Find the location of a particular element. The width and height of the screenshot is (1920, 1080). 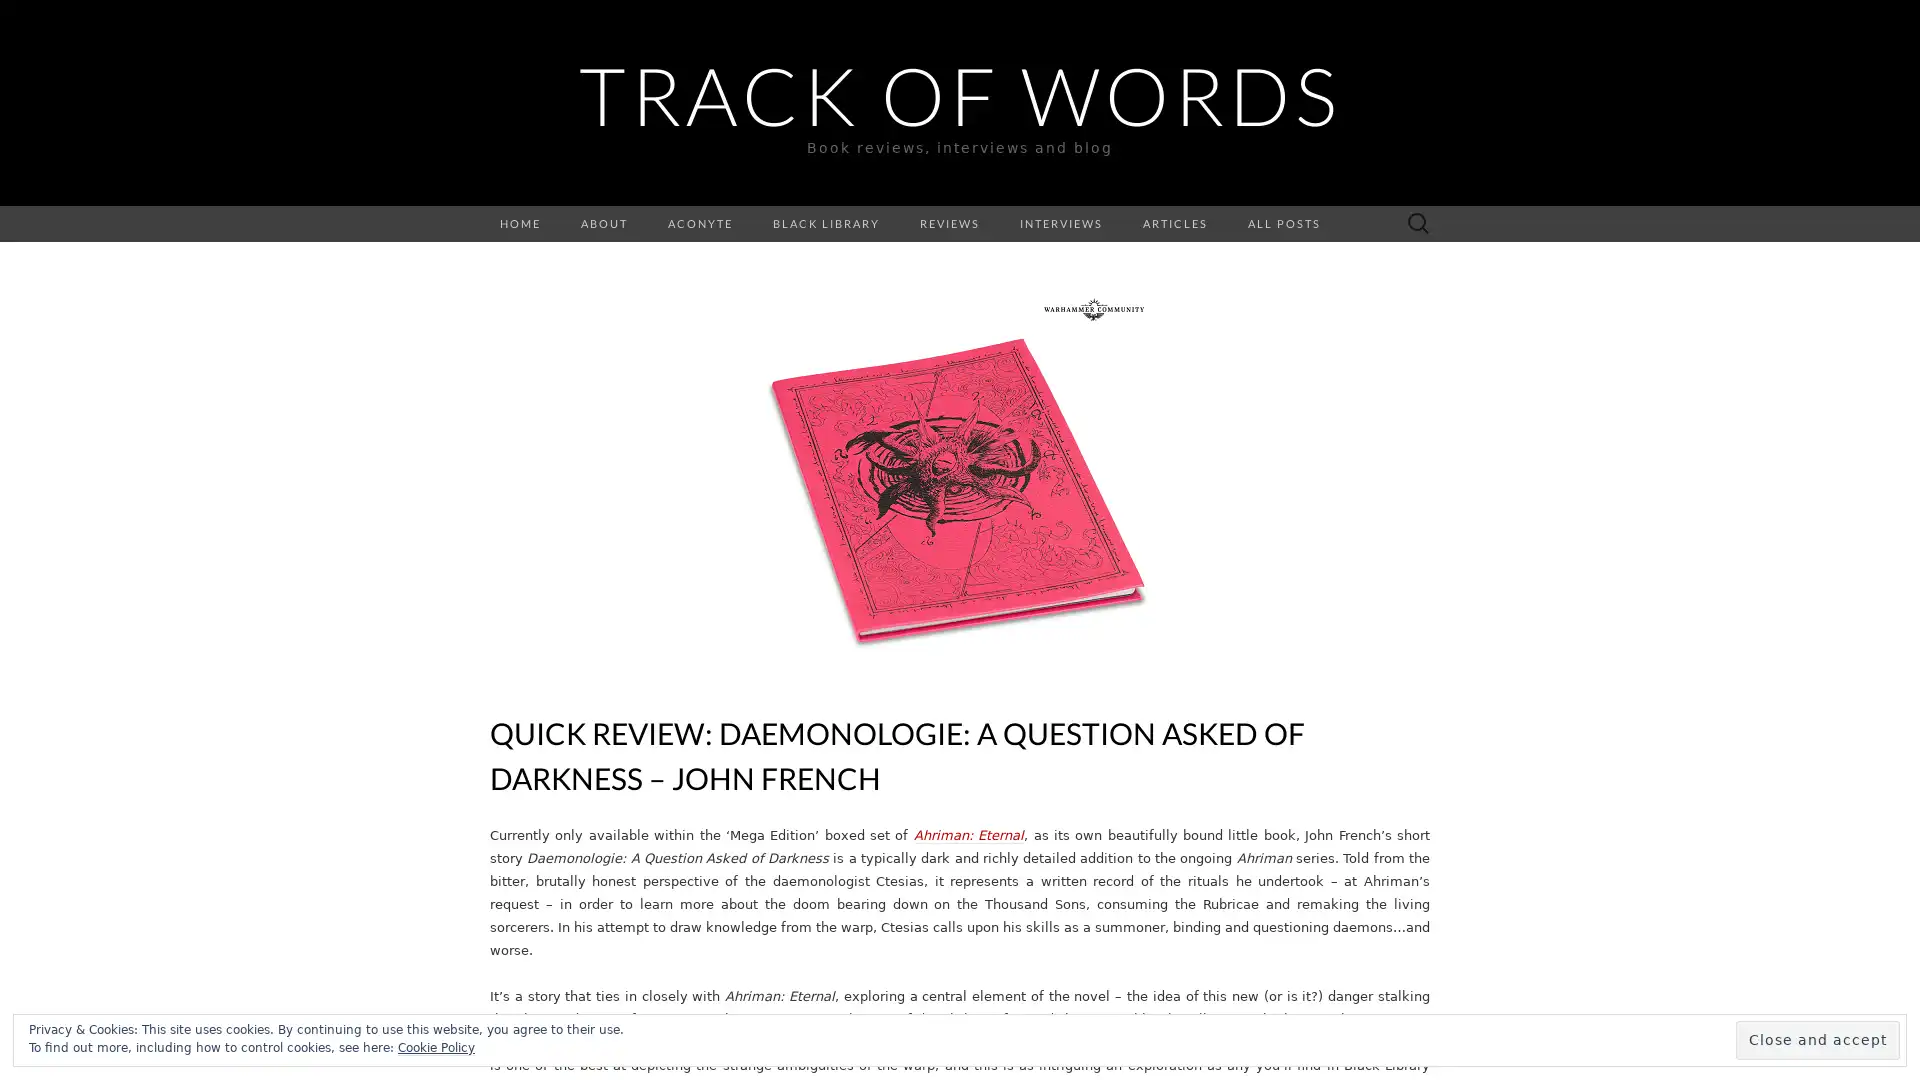

Close and accept is located at coordinates (1818, 1039).